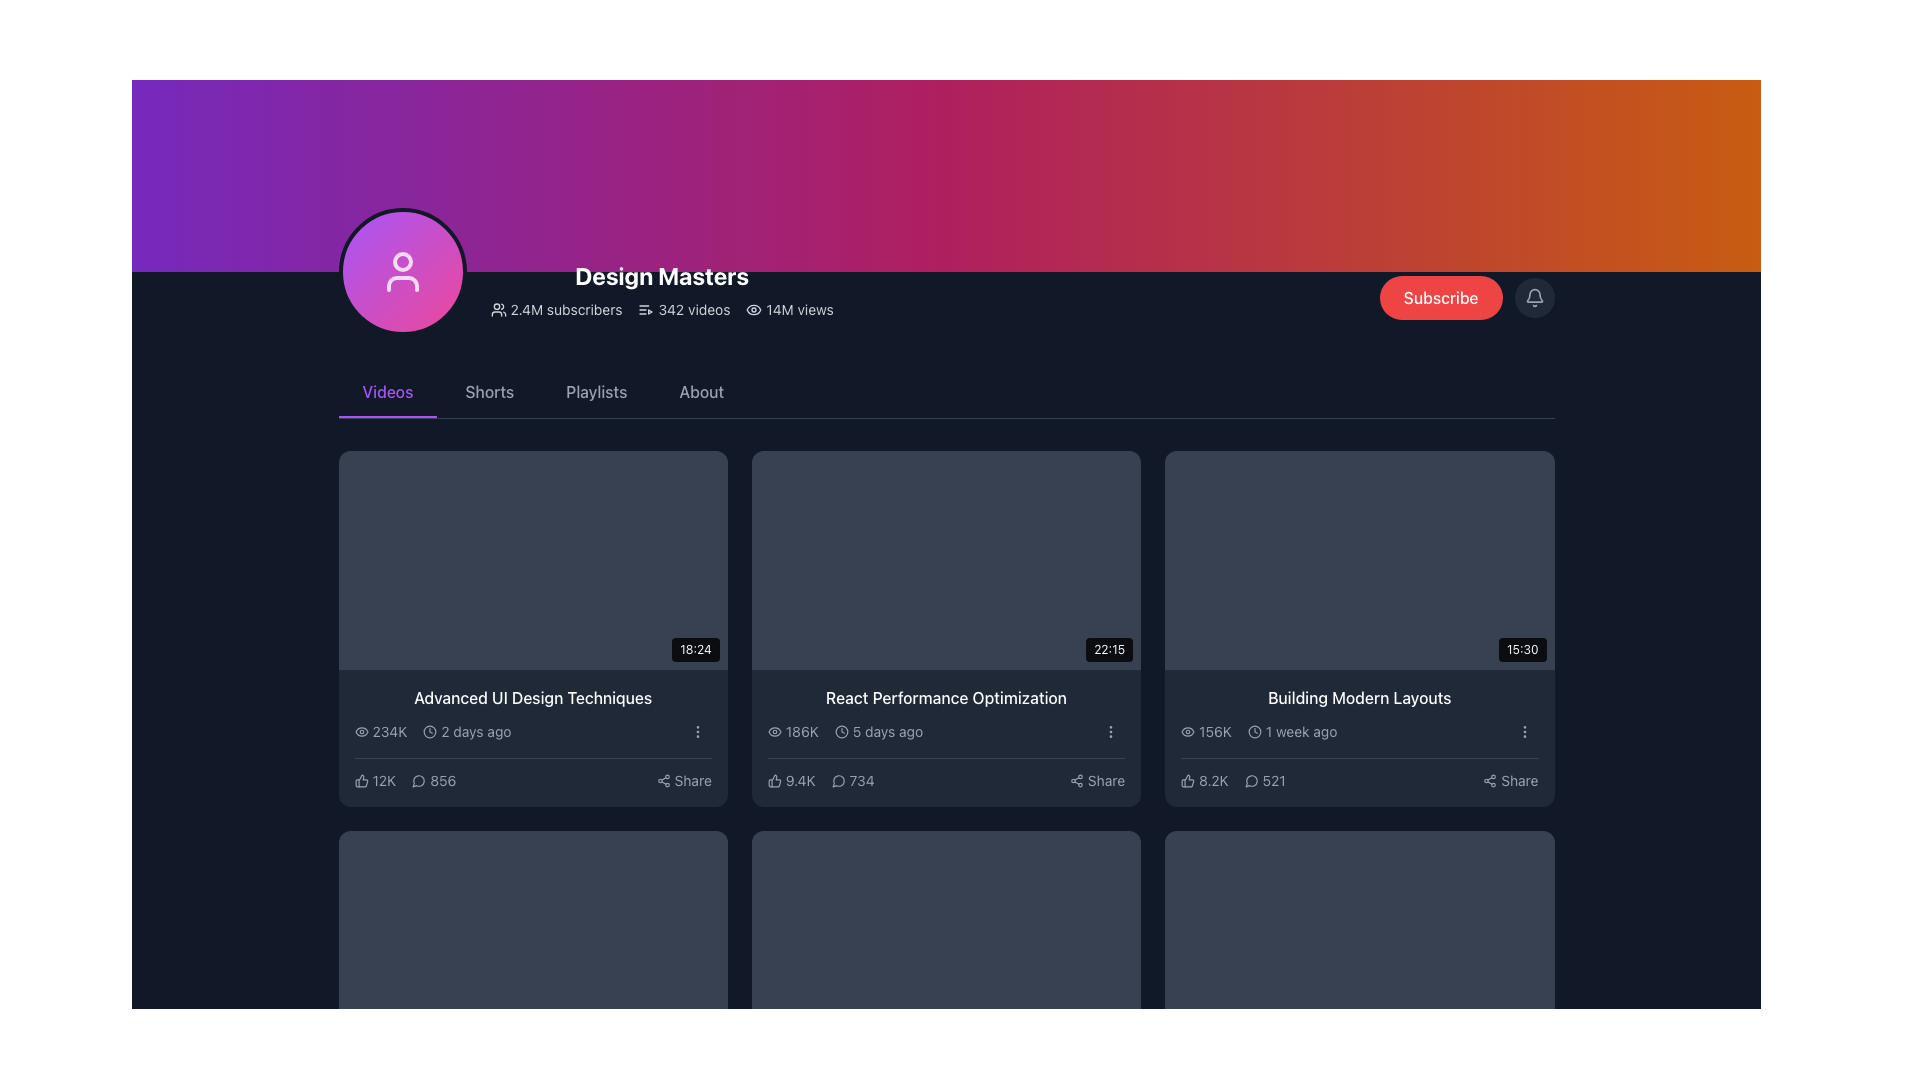 This screenshot has height=1080, width=1920. What do you see at coordinates (401, 284) in the screenshot?
I see `the decorative graphical element, which is a curved line segment resembling a semicircle, located centrally within the user profile icon area` at bounding box center [401, 284].